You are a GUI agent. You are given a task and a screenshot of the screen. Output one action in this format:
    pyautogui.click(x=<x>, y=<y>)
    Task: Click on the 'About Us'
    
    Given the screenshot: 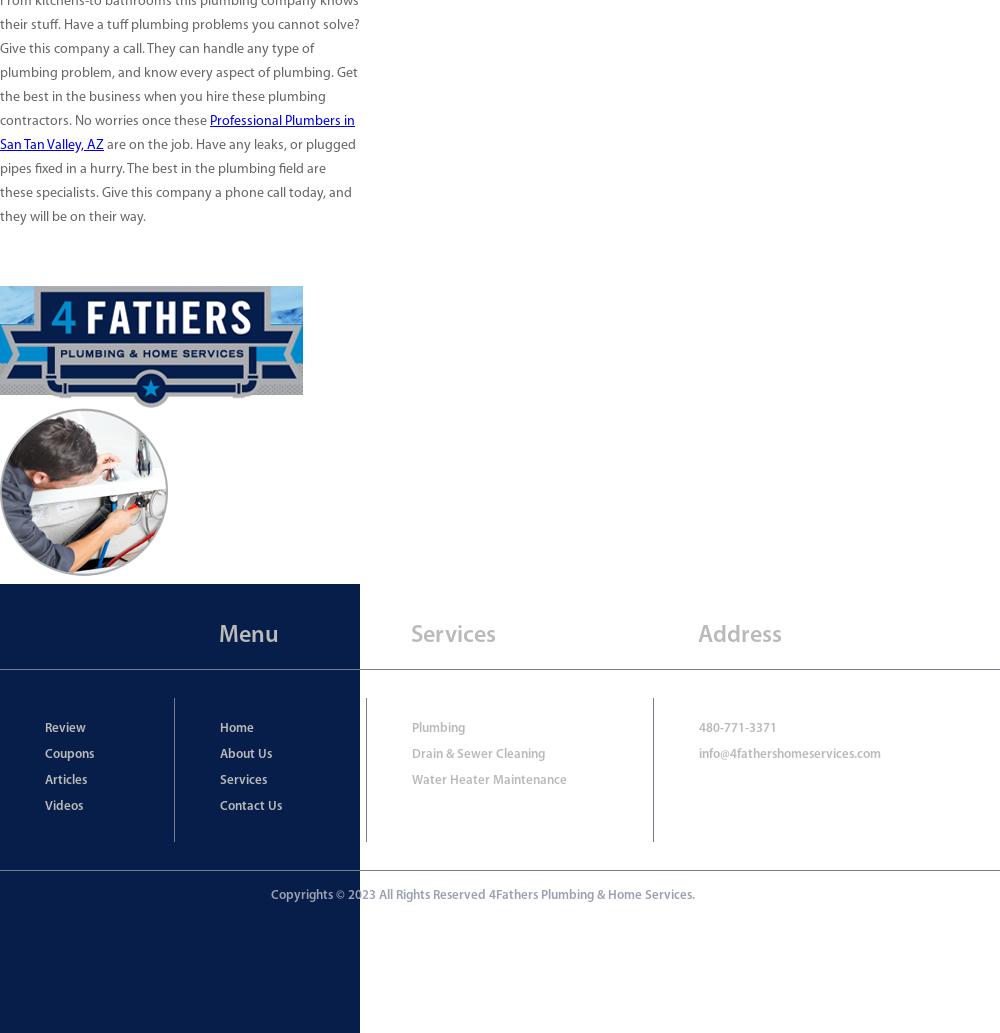 What is the action you would take?
    pyautogui.click(x=244, y=754)
    